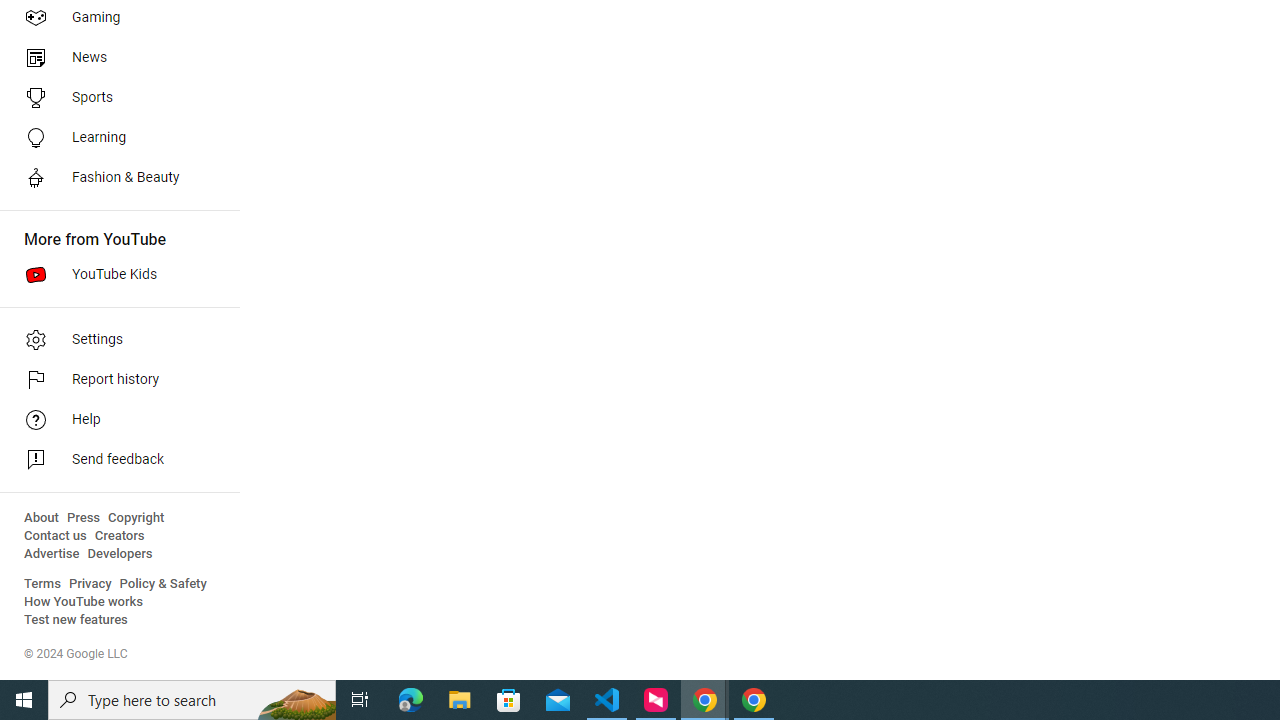 The height and width of the screenshot is (720, 1280). I want to click on 'News', so click(112, 56).